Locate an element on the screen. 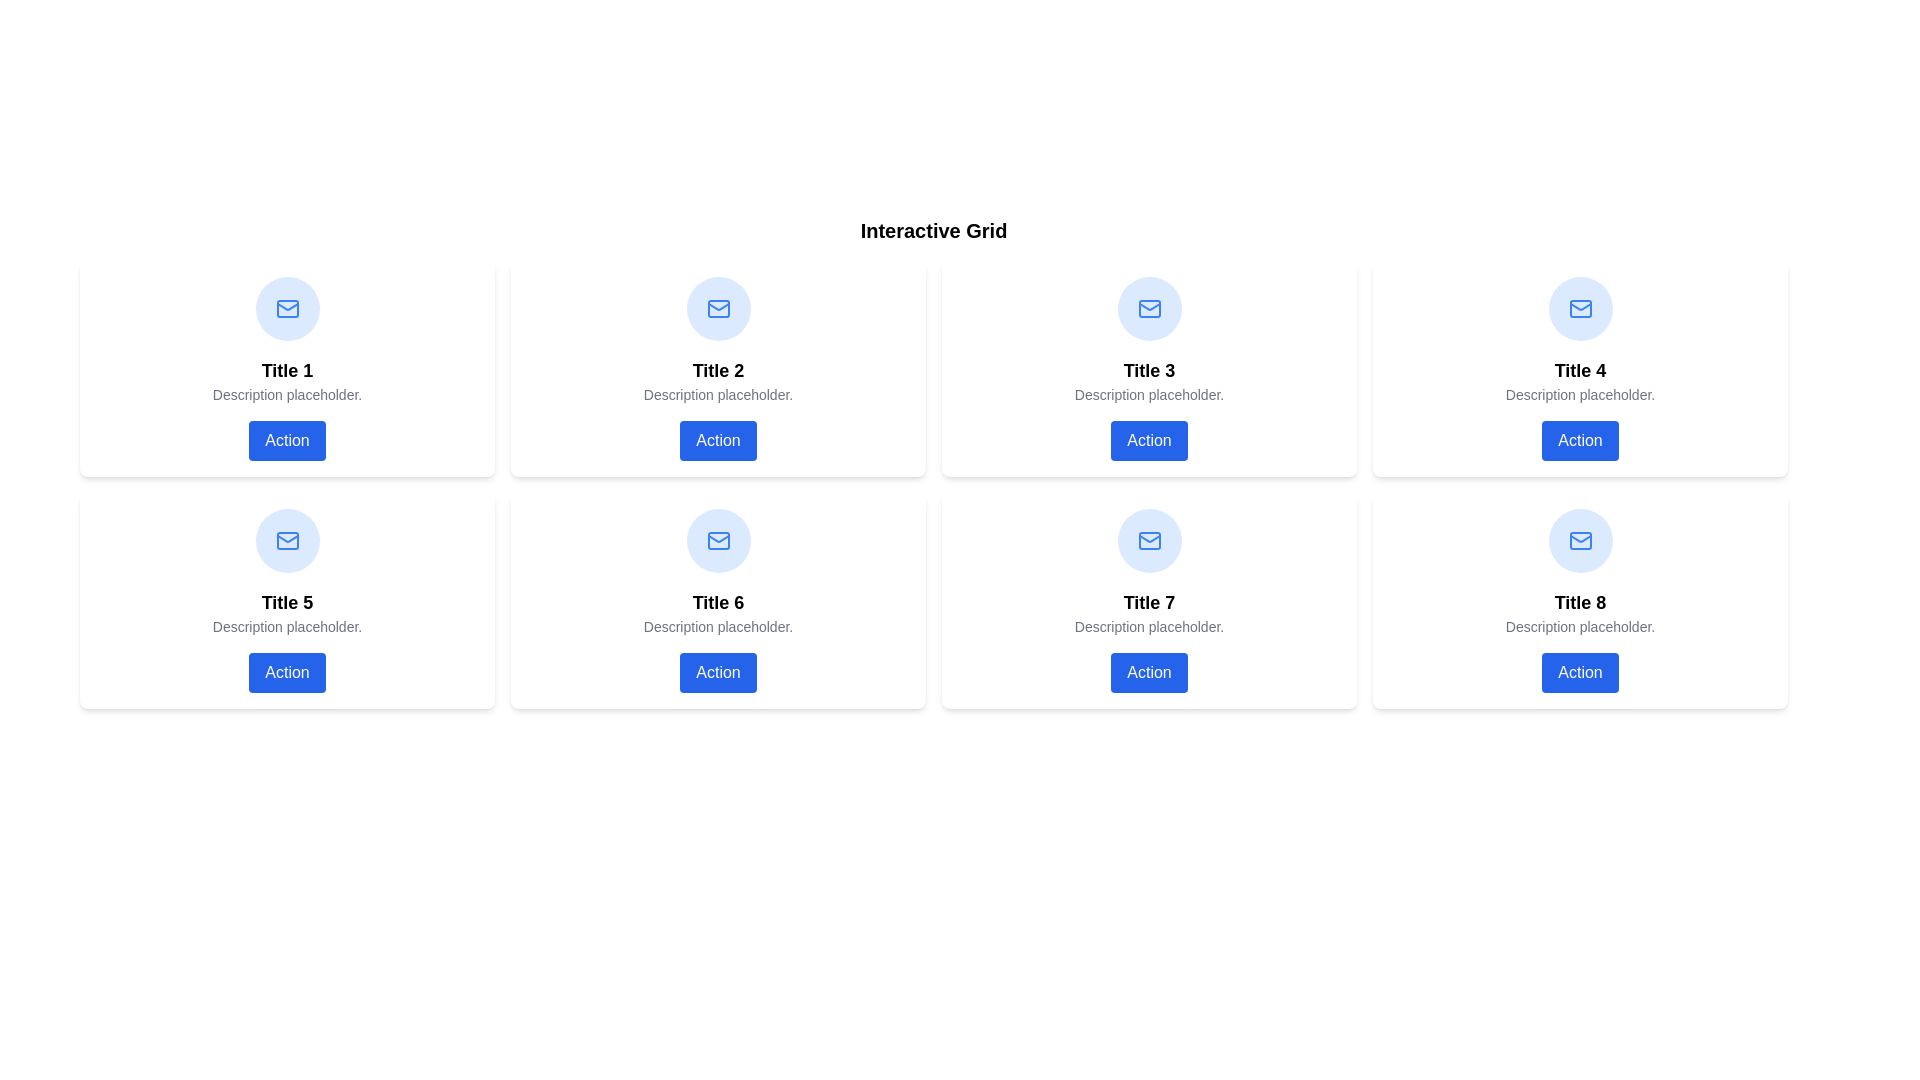 Image resolution: width=1920 pixels, height=1080 pixels. title 'Title 6' and description 'Description placeholder.' from the Card component containing an Action Button, which has a white background, rounded corners, and is located in the second row, second column of the grid layout is located at coordinates (718, 600).